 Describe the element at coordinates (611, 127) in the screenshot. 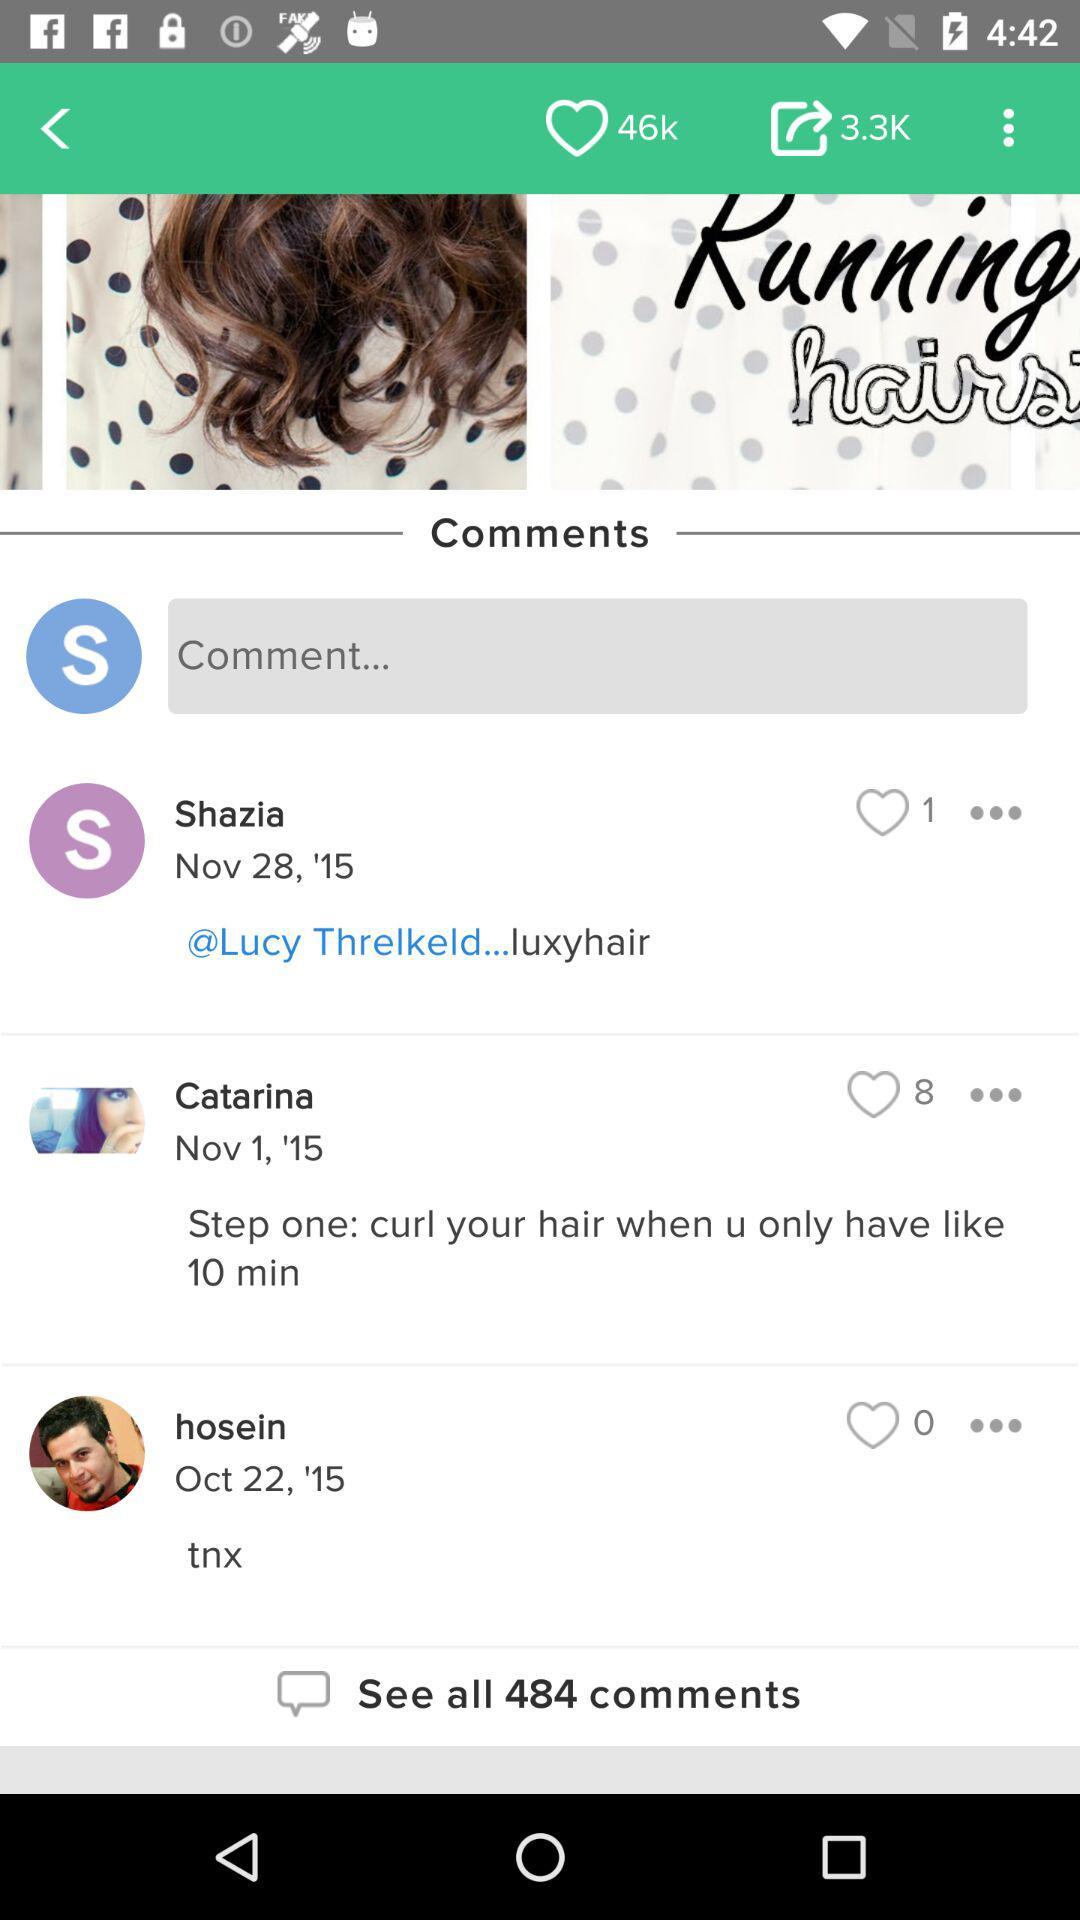

I see `item next to the 3.3k` at that location.